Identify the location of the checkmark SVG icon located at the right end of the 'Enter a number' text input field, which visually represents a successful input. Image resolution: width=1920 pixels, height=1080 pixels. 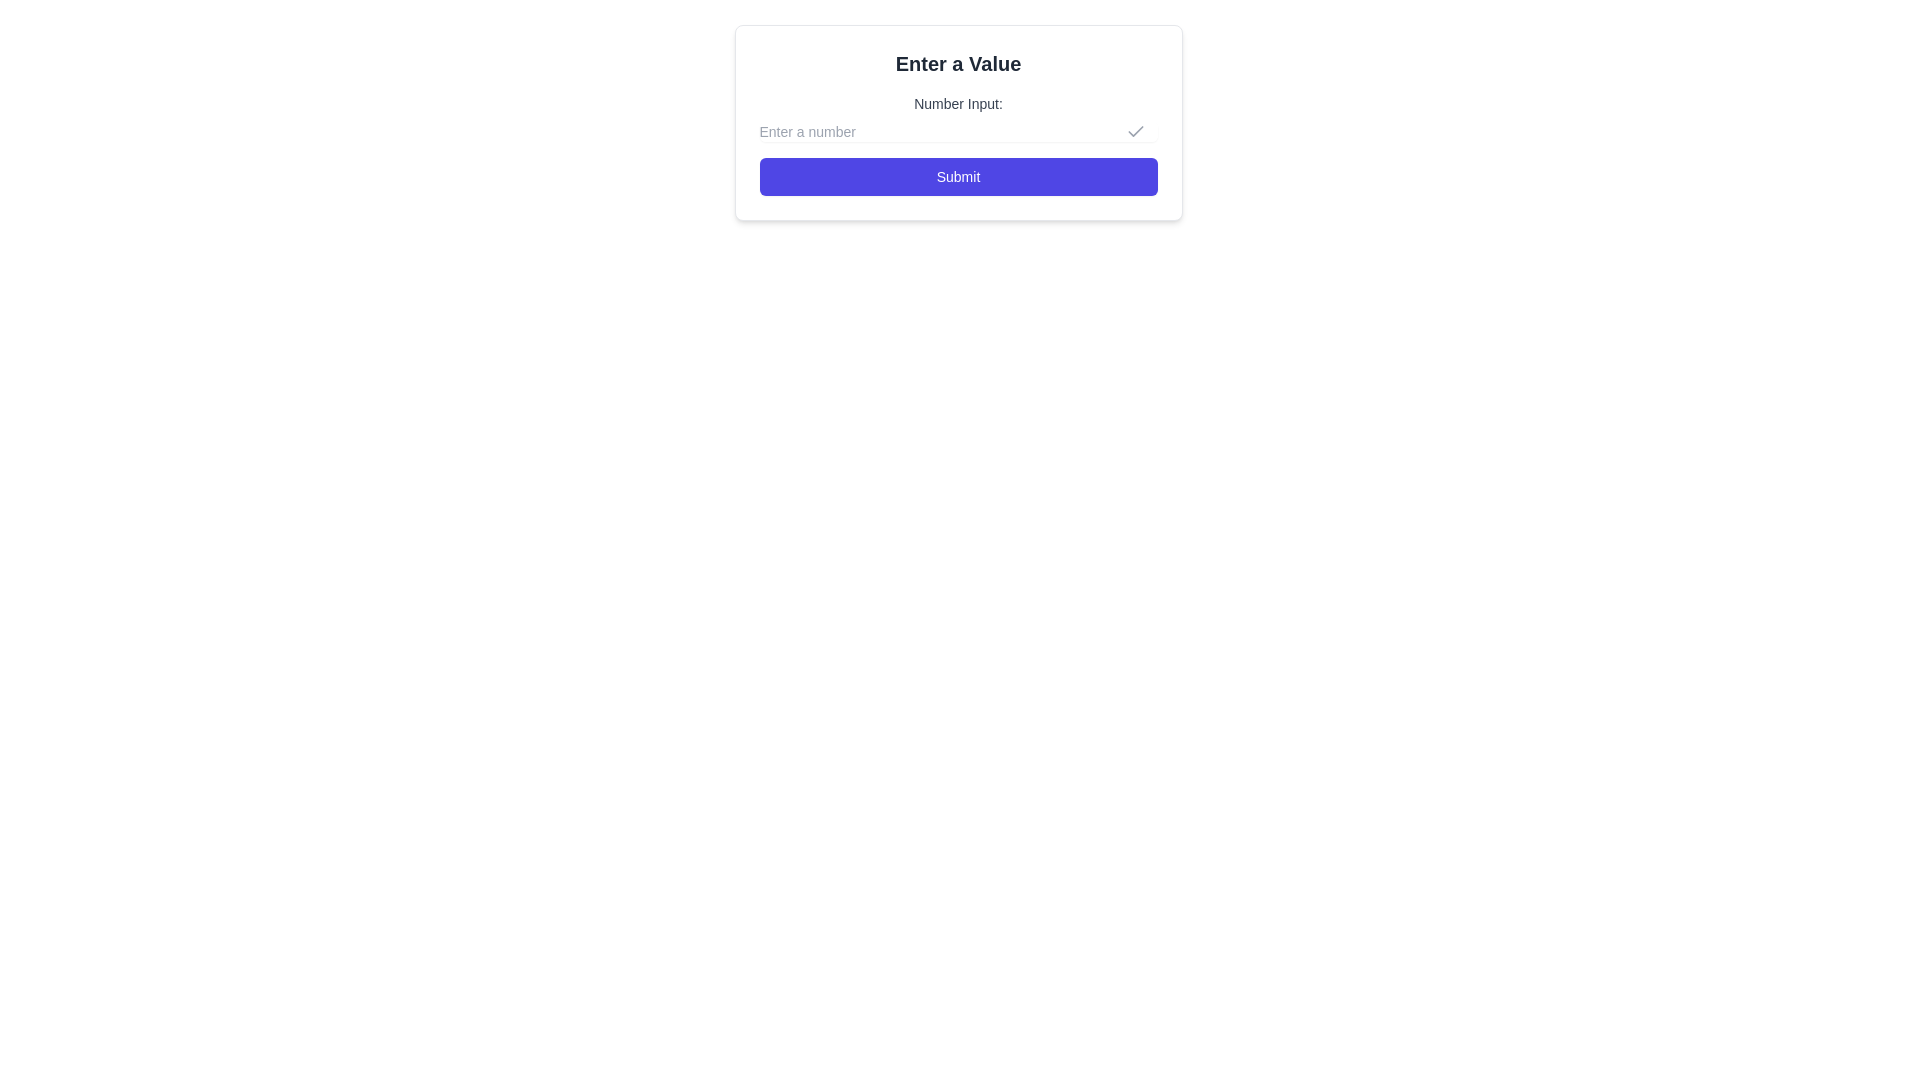
(1135, 131).